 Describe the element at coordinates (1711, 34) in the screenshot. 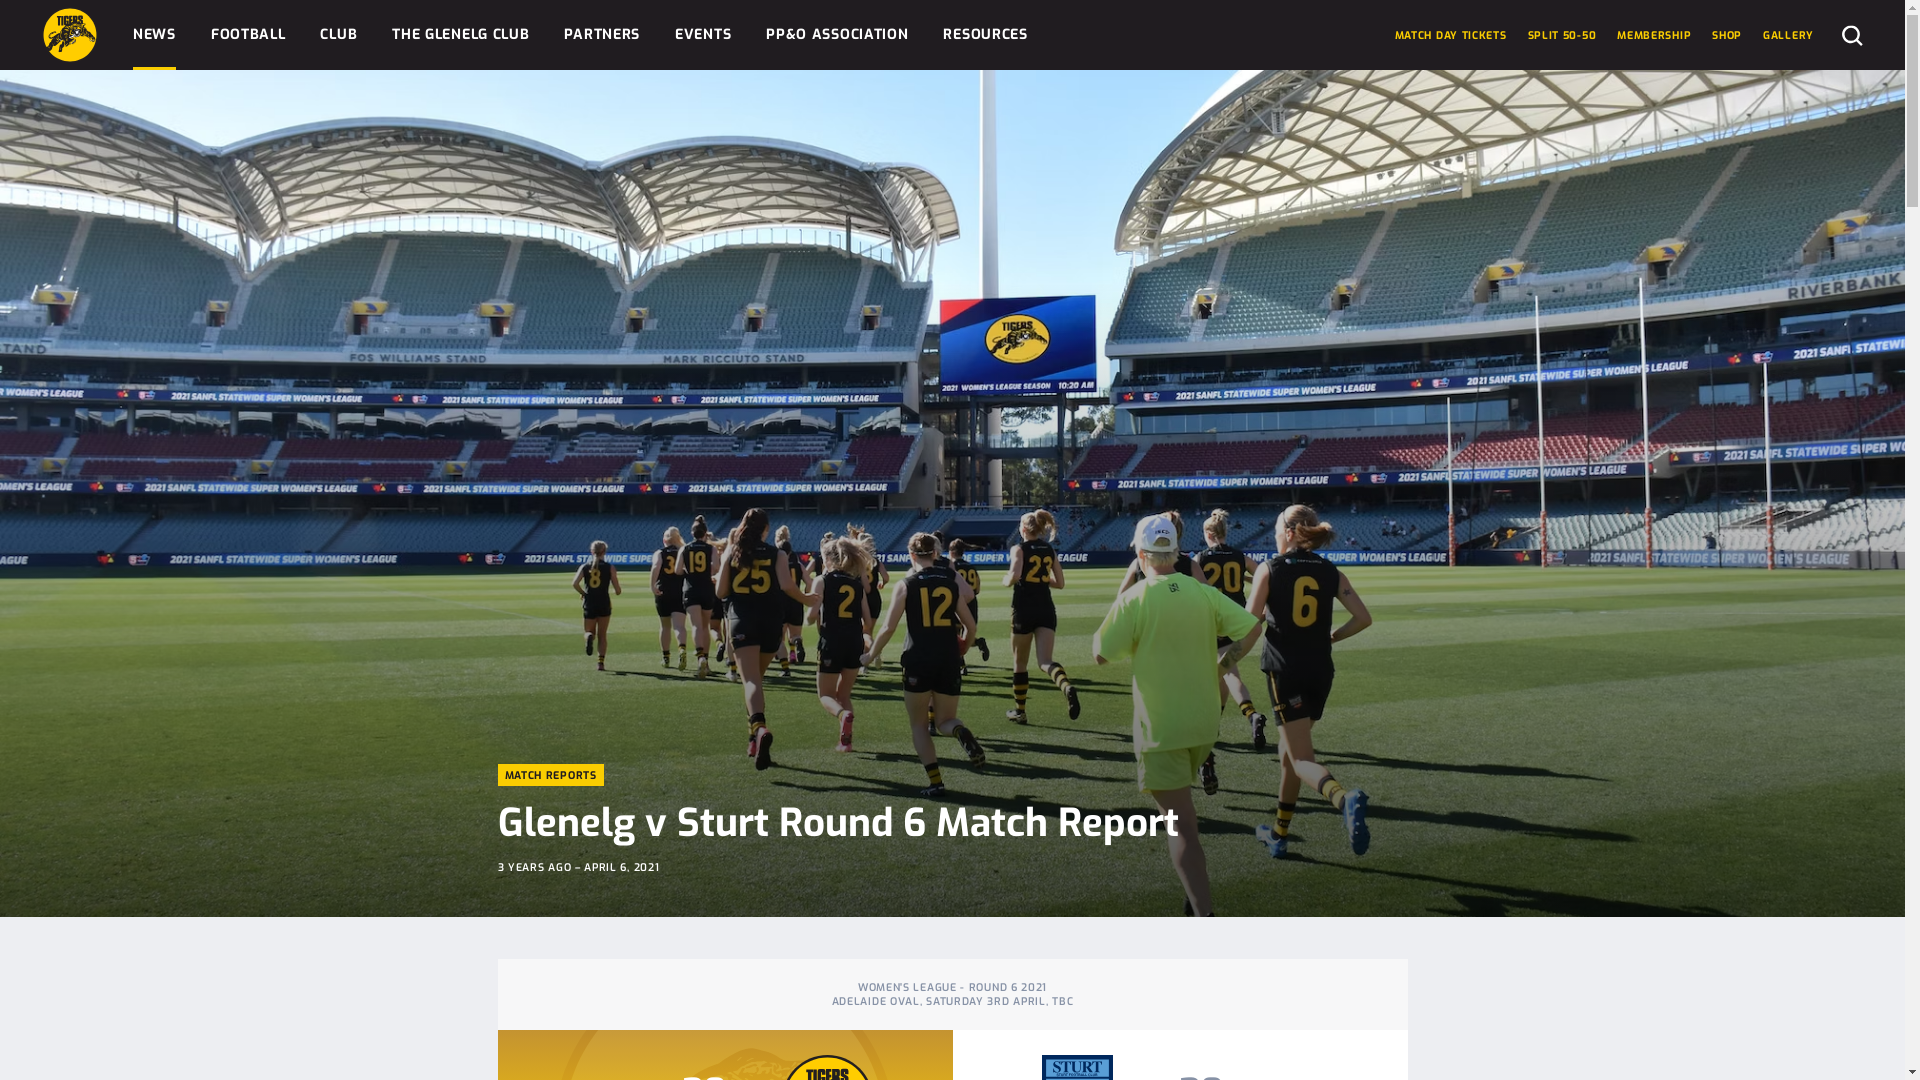

I see `'SHOP'` at that location.